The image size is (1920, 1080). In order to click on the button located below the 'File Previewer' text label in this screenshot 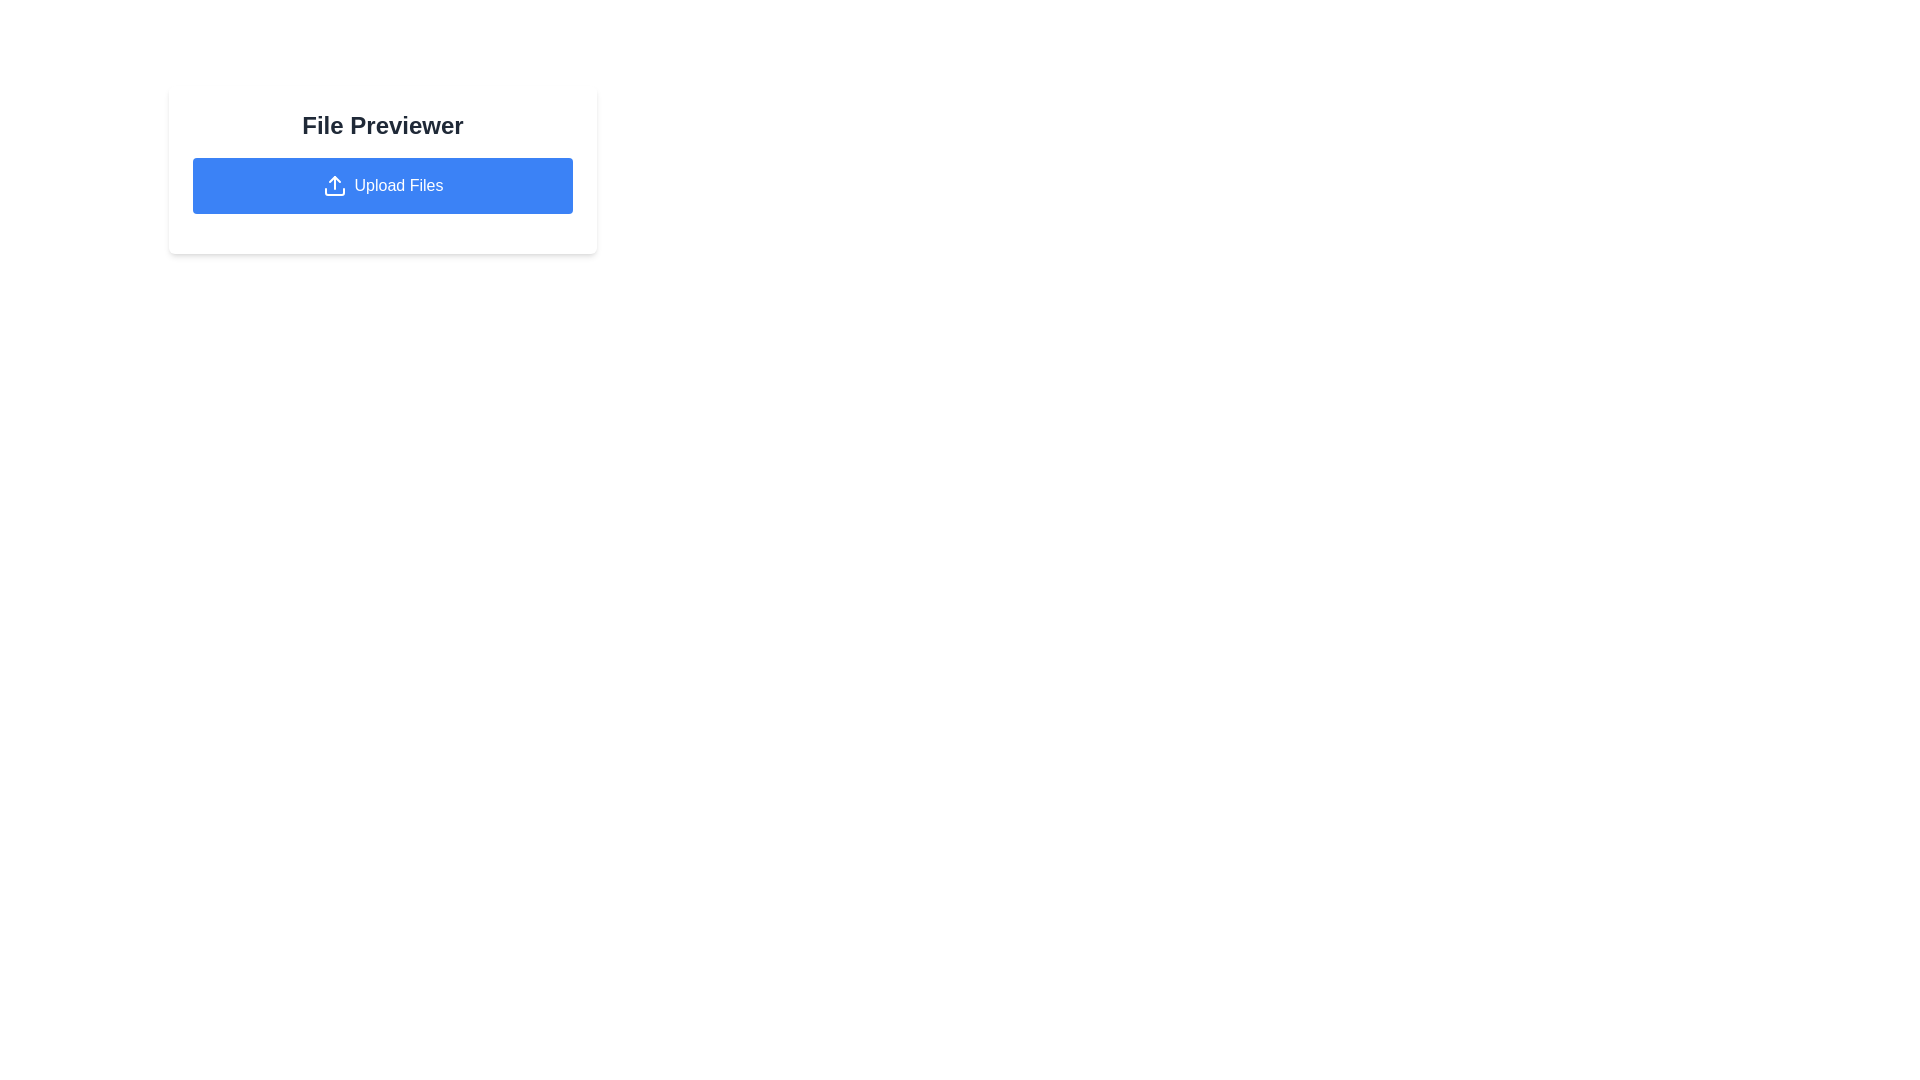, I will do `click(383, 185)`.